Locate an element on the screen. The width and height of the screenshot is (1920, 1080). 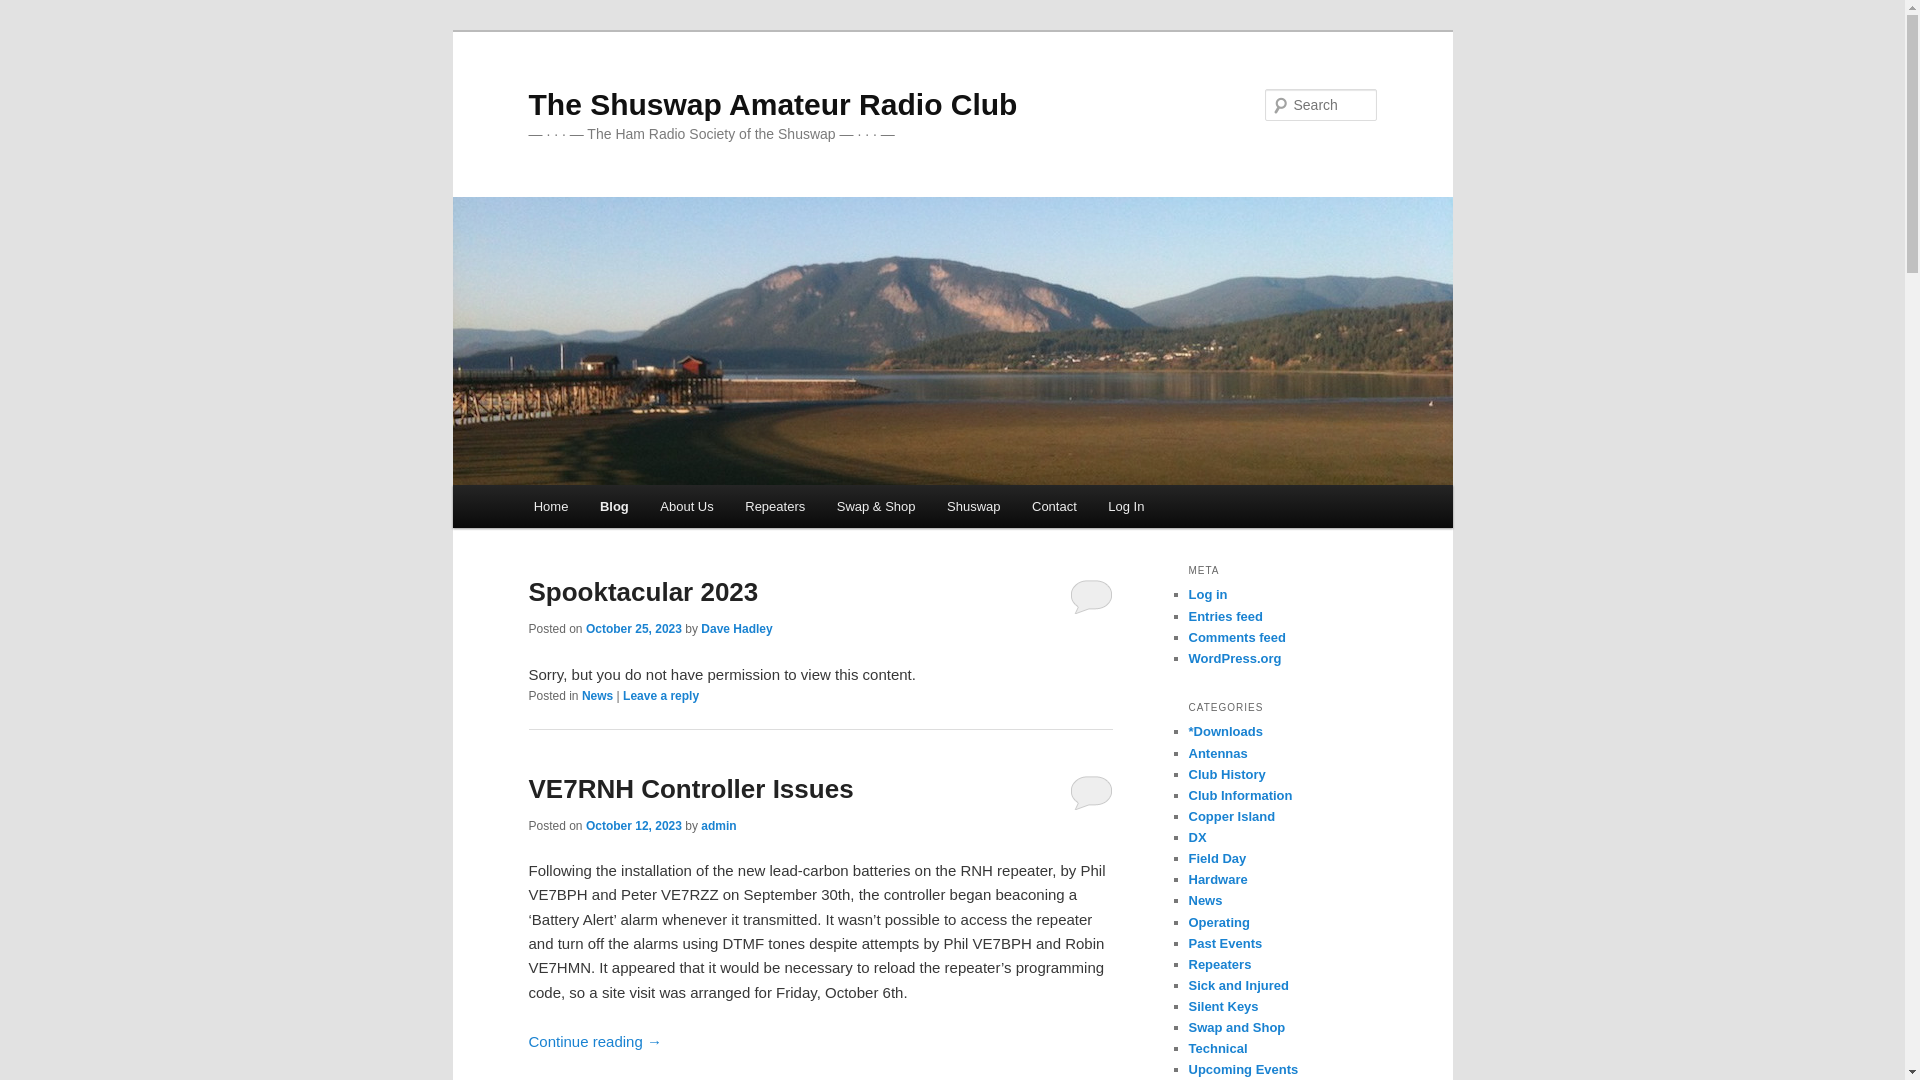
'Field Day' is located at coordinates (1216, 857).